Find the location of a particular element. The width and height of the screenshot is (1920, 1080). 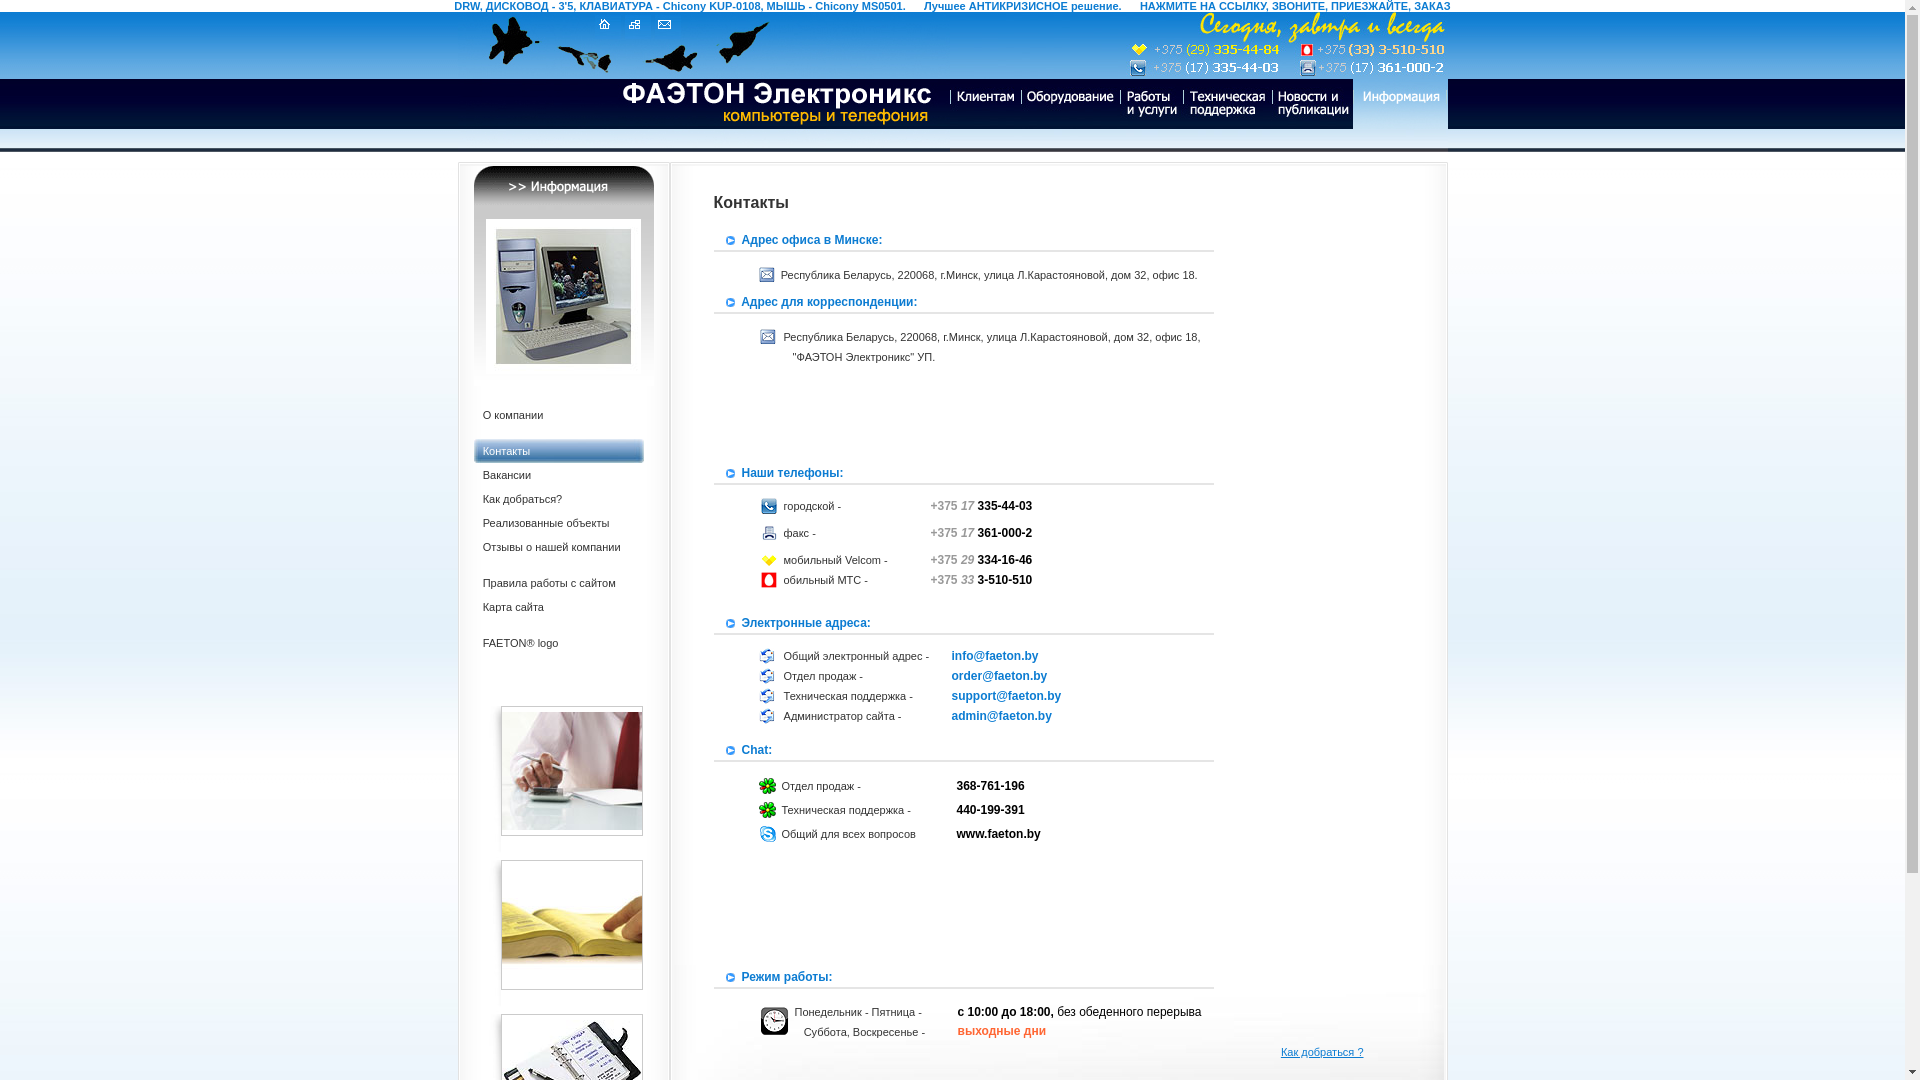

'support@faeton.by' is located at coordinates (950, 694).